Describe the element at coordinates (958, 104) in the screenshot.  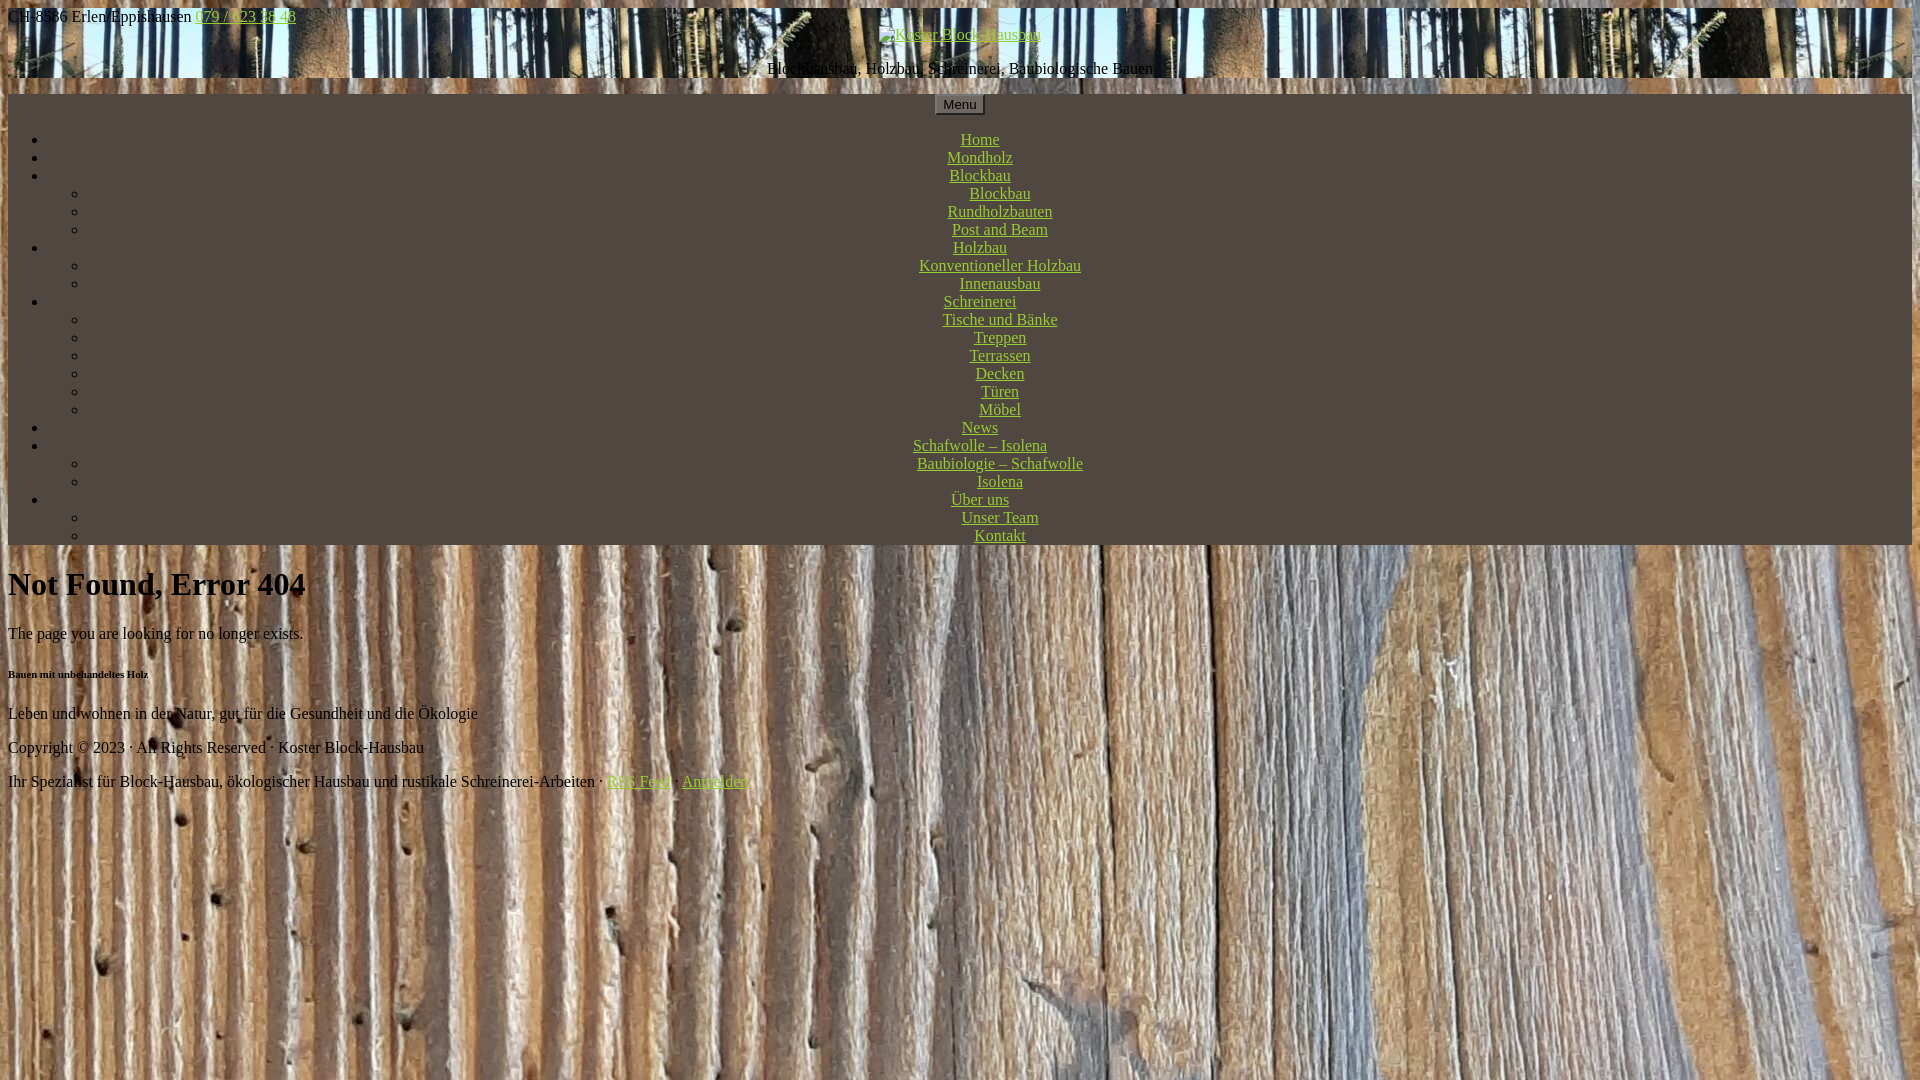
I see `'Menu'` at that location.